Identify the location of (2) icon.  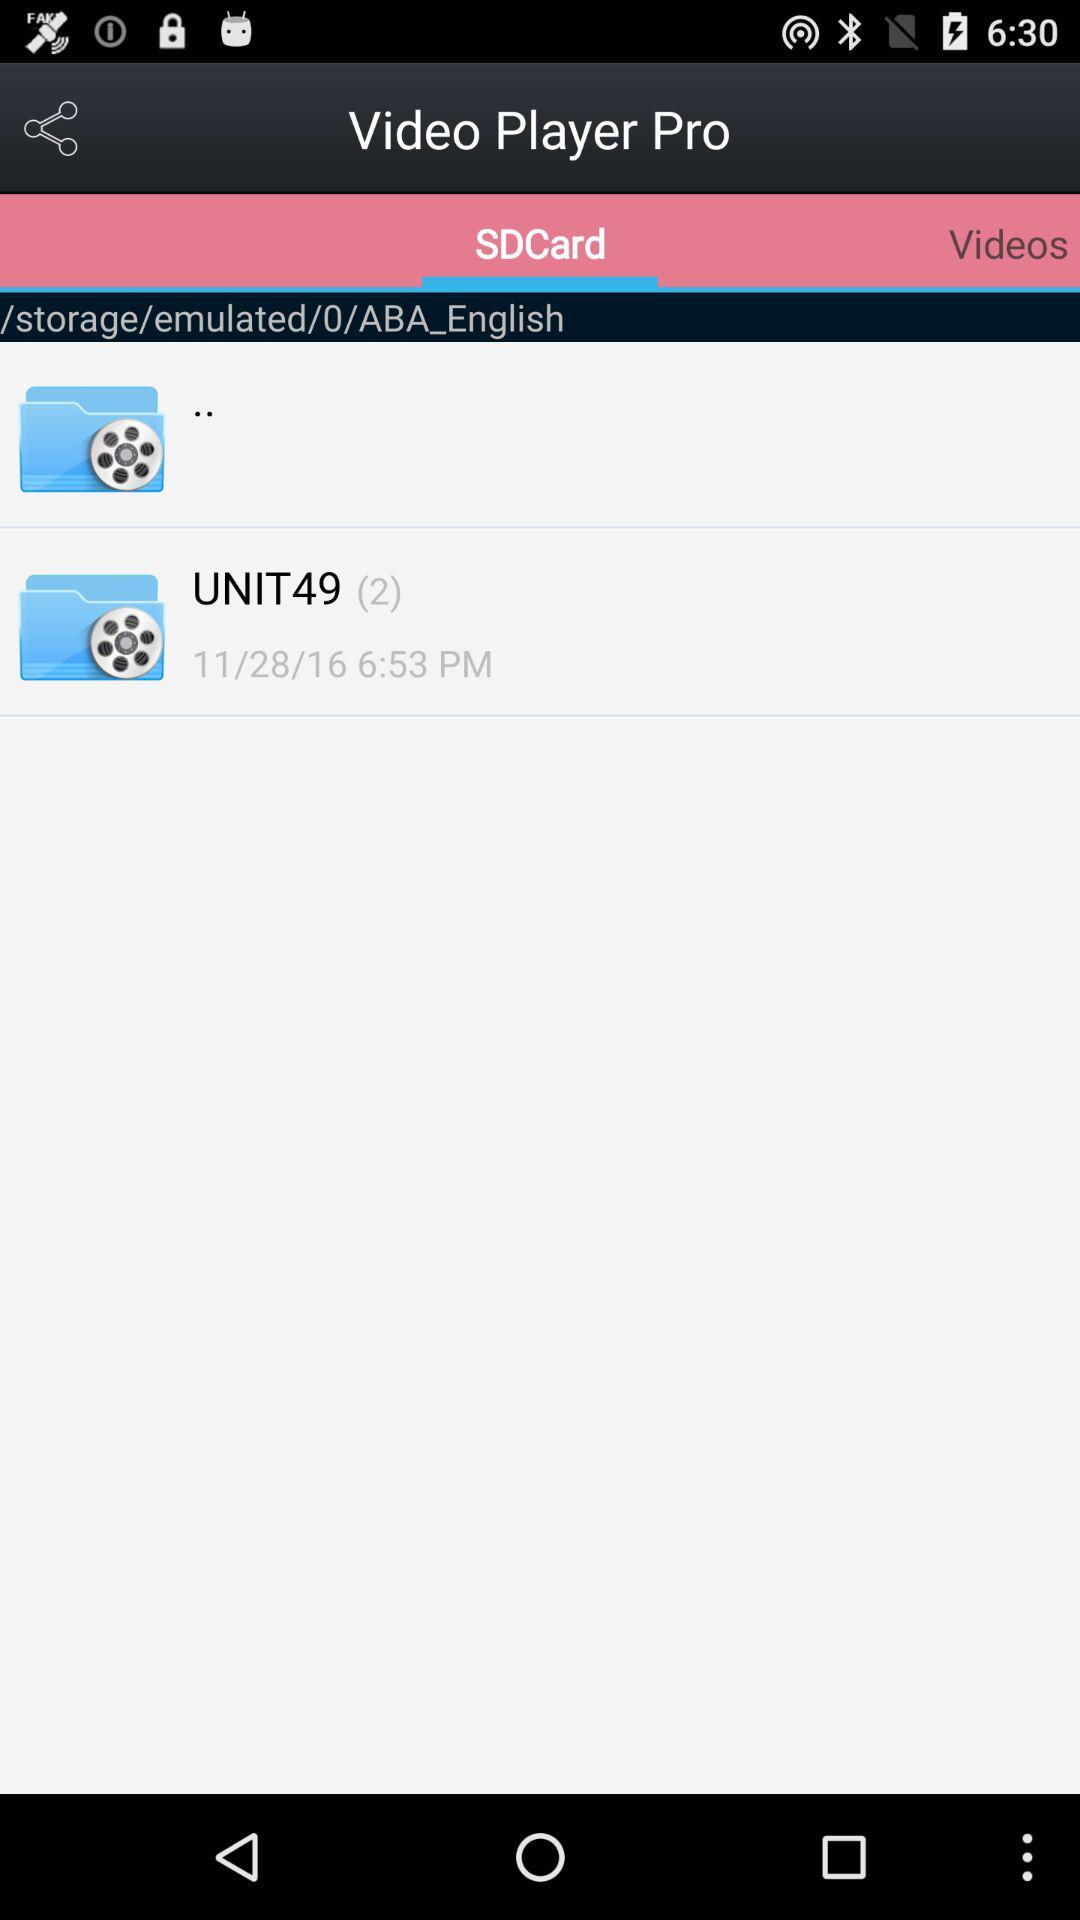
(379, 589).